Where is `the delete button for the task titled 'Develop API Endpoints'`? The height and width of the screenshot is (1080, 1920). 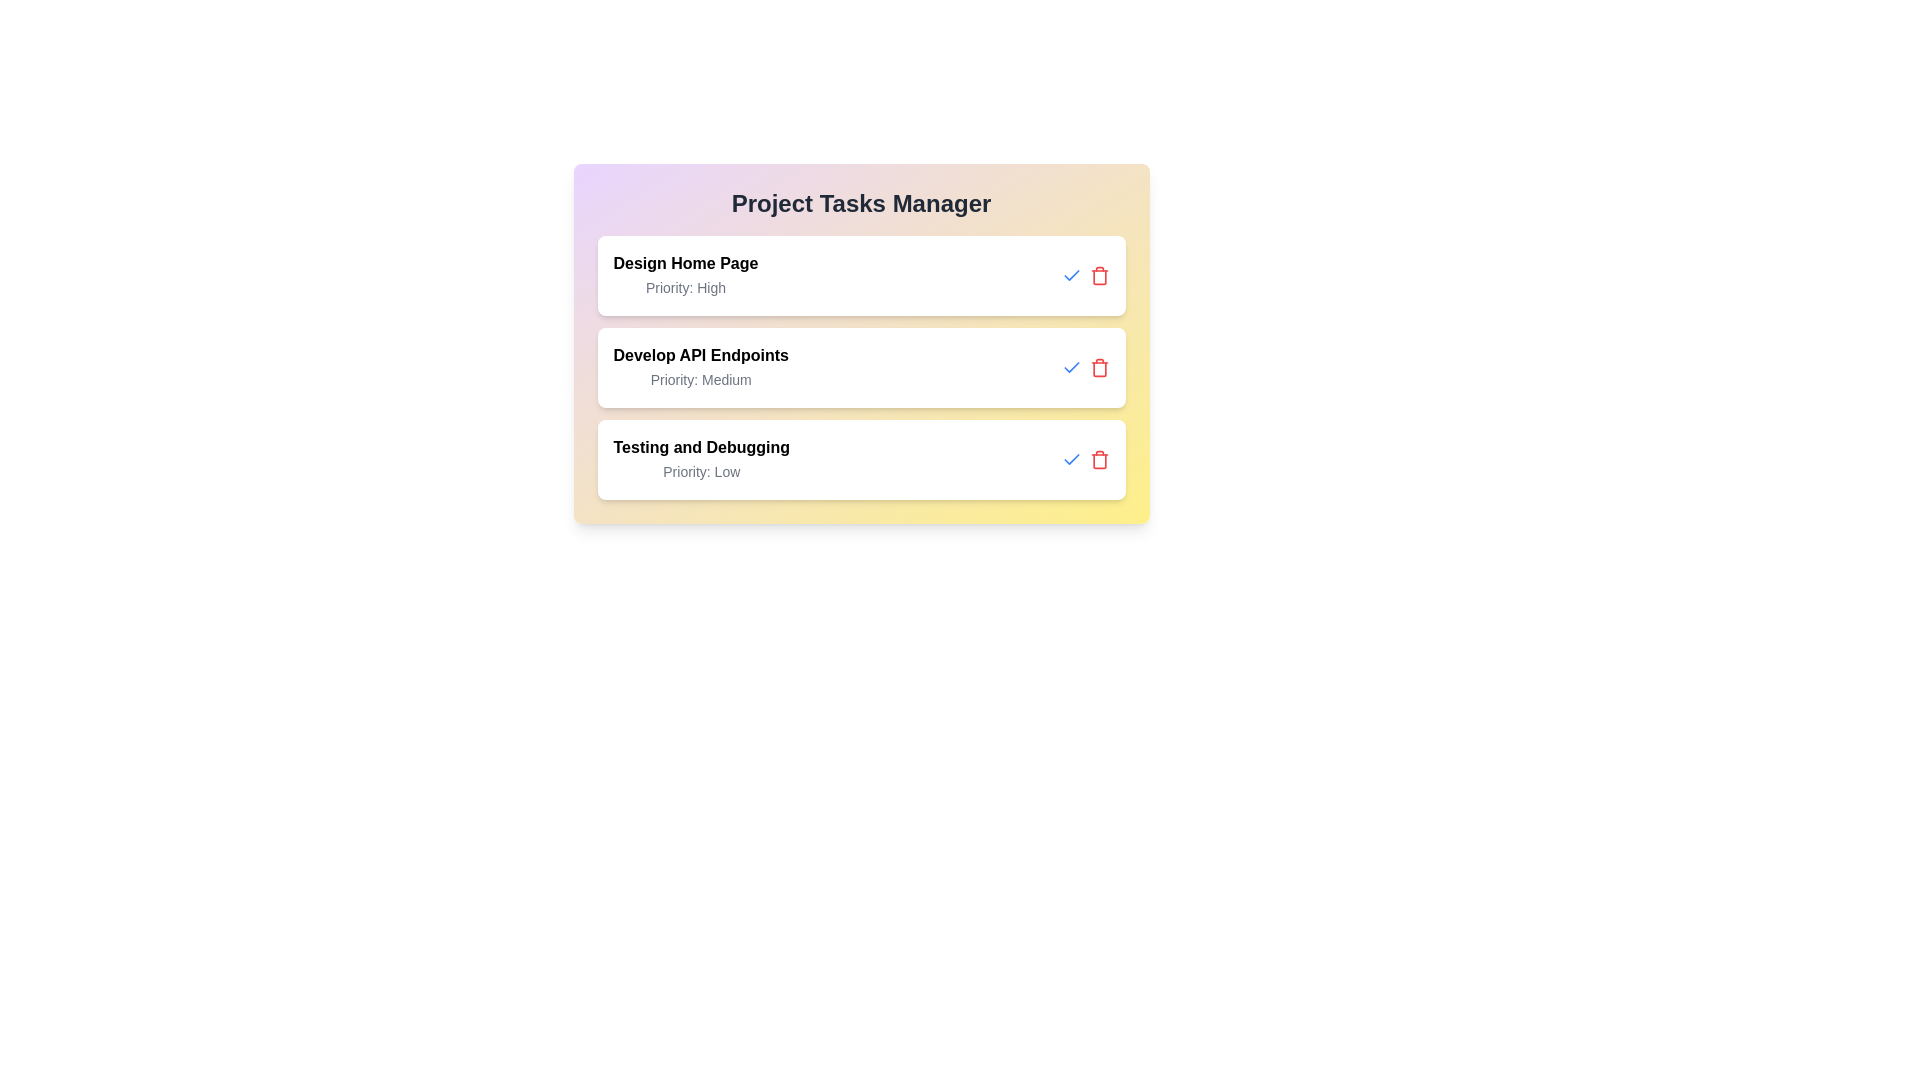 the delete button for the task titled 'Develop API Endpoints' is located at coordinates (1098, 367).